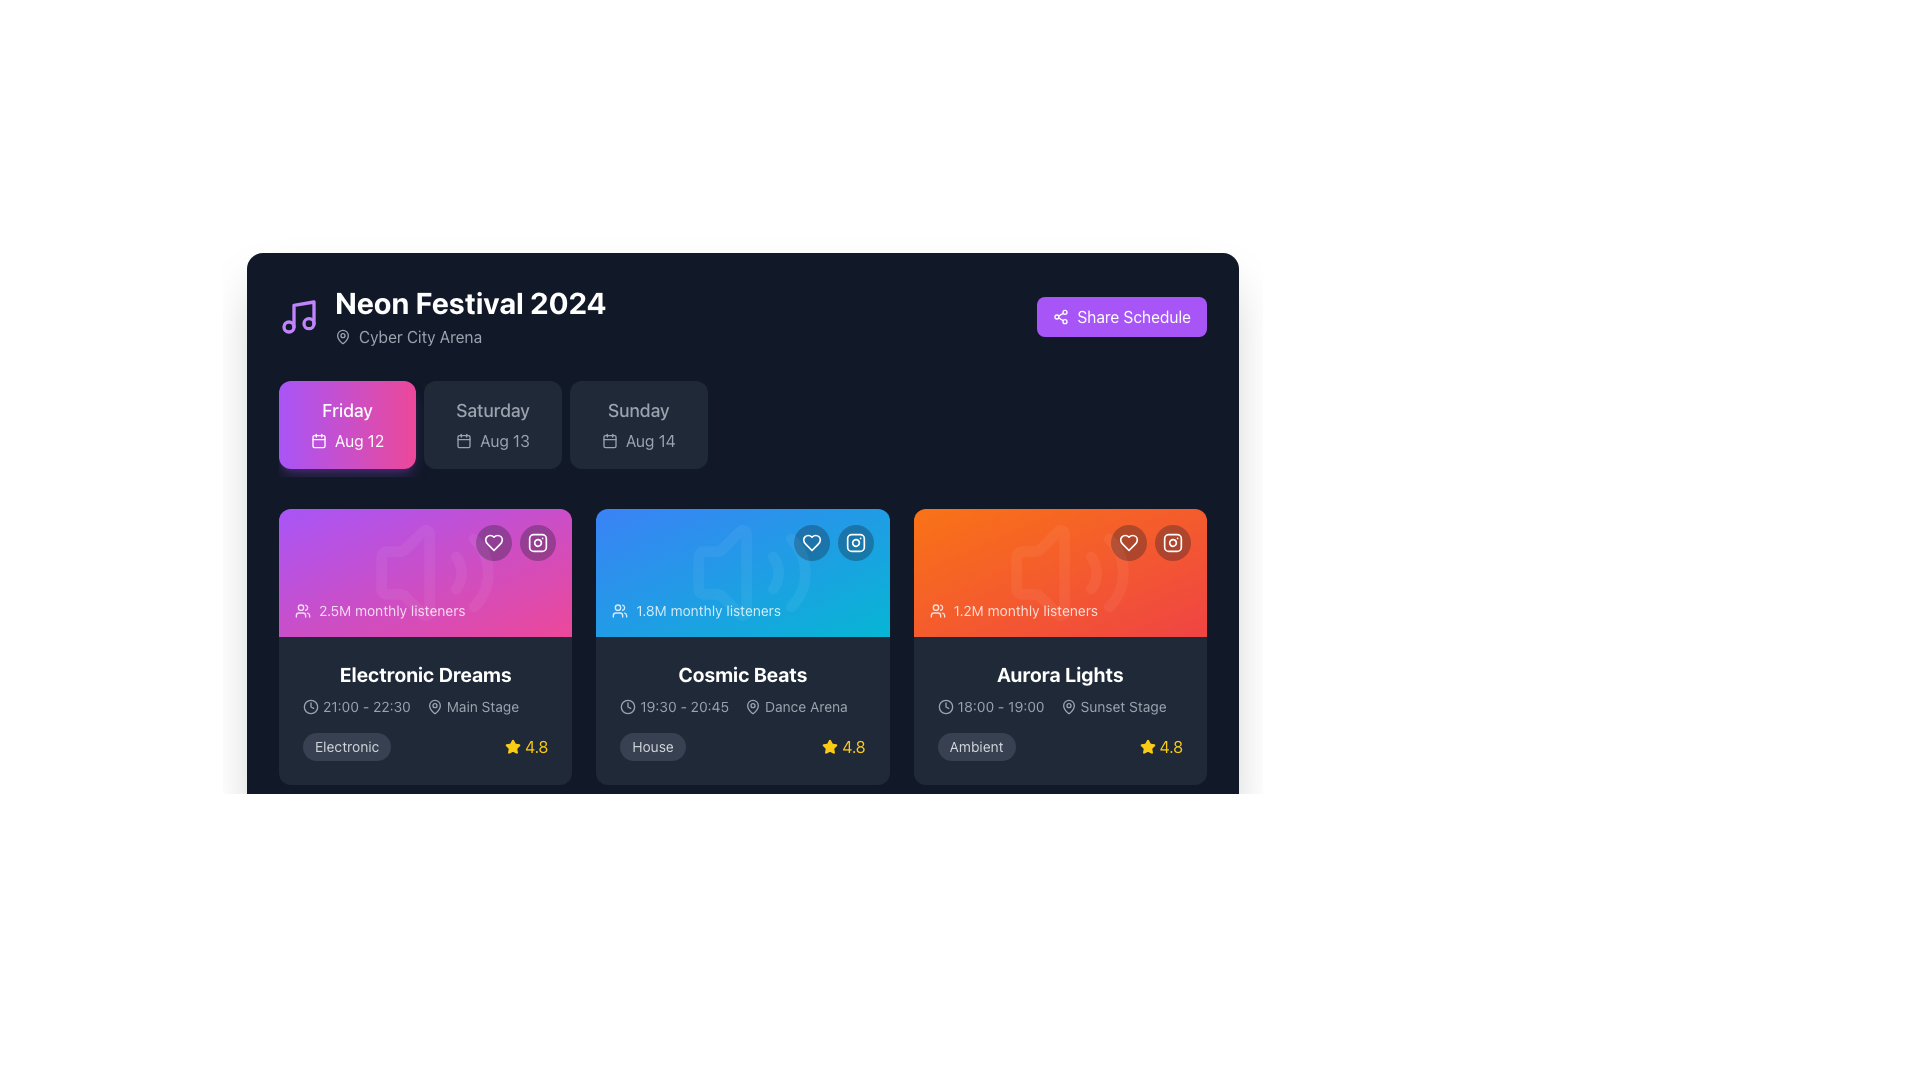 This screenshot has width=1920, height=1080. Describe the element at coordinates (811, 543) in the screenshot. I see `the first button` at that location.